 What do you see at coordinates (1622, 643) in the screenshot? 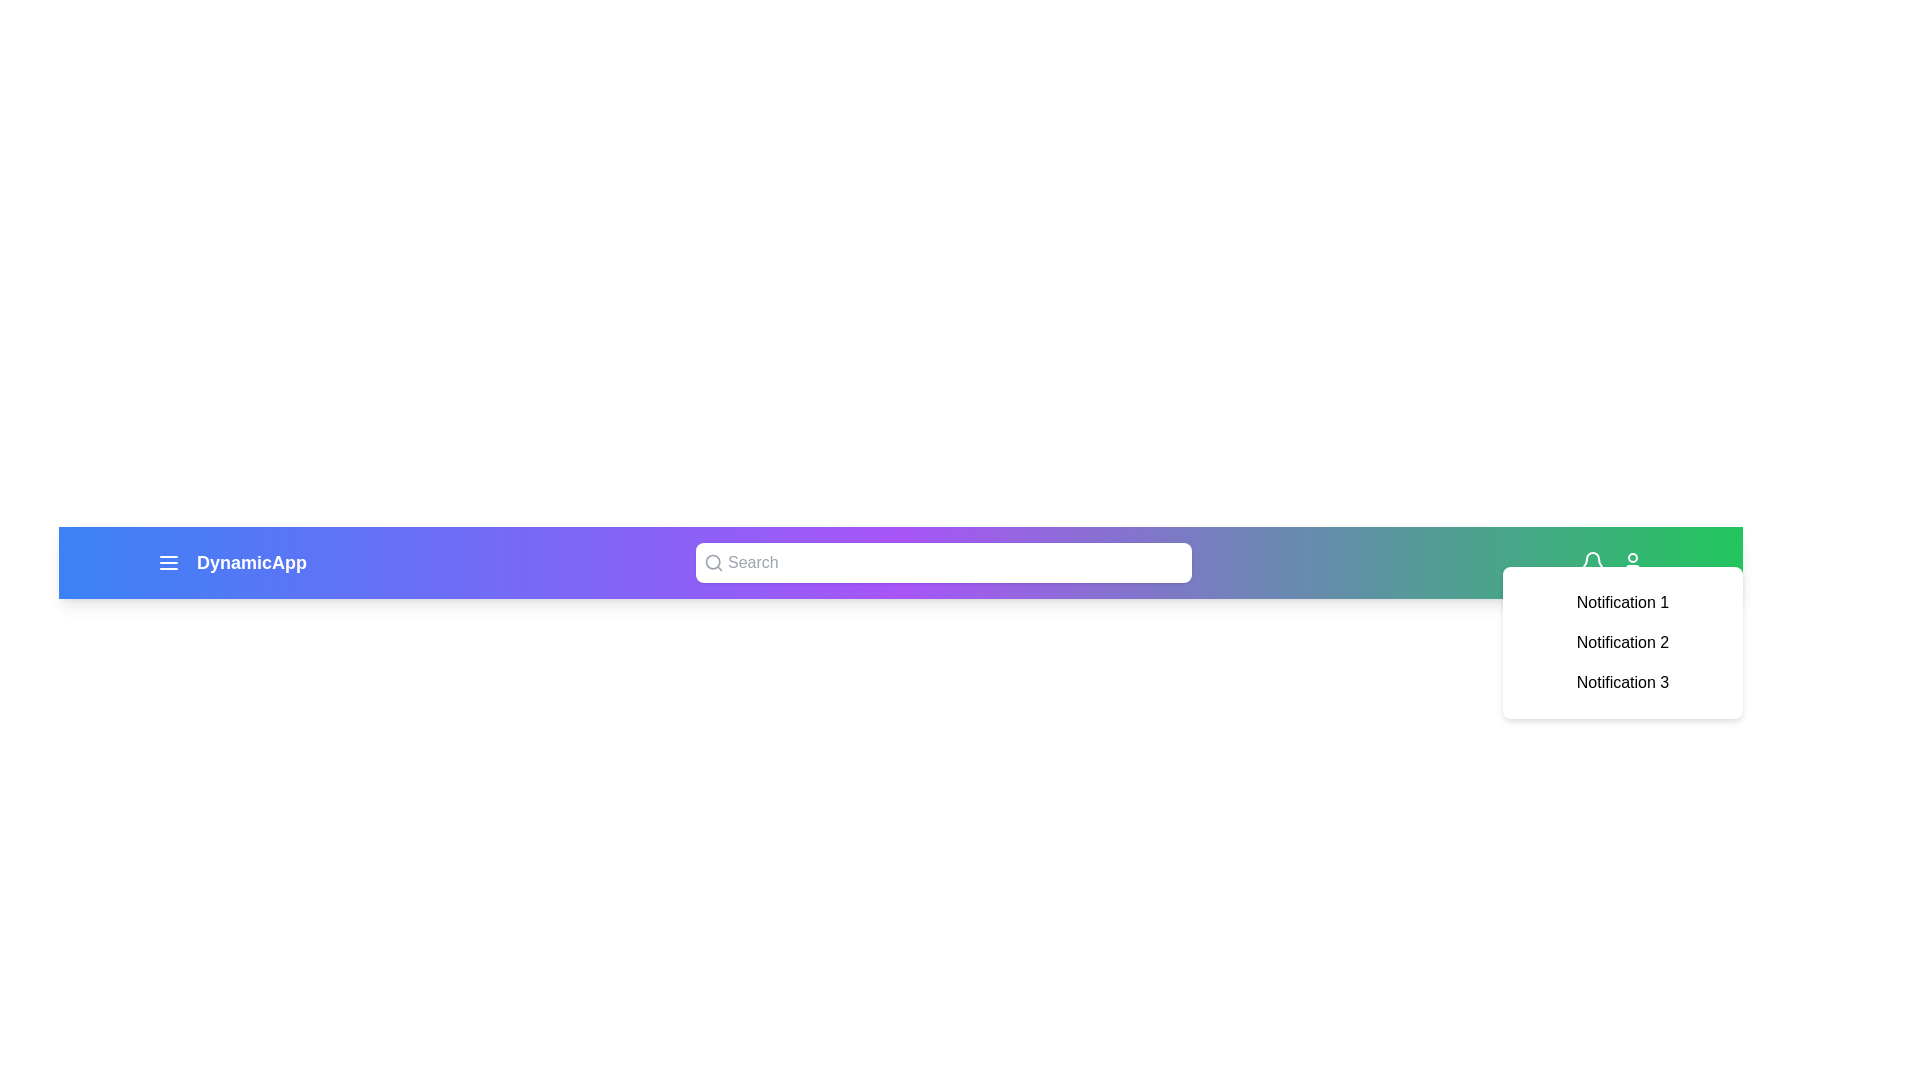
I see `the notification Notification 2 to view its details` at bounding box center [1622, 643].